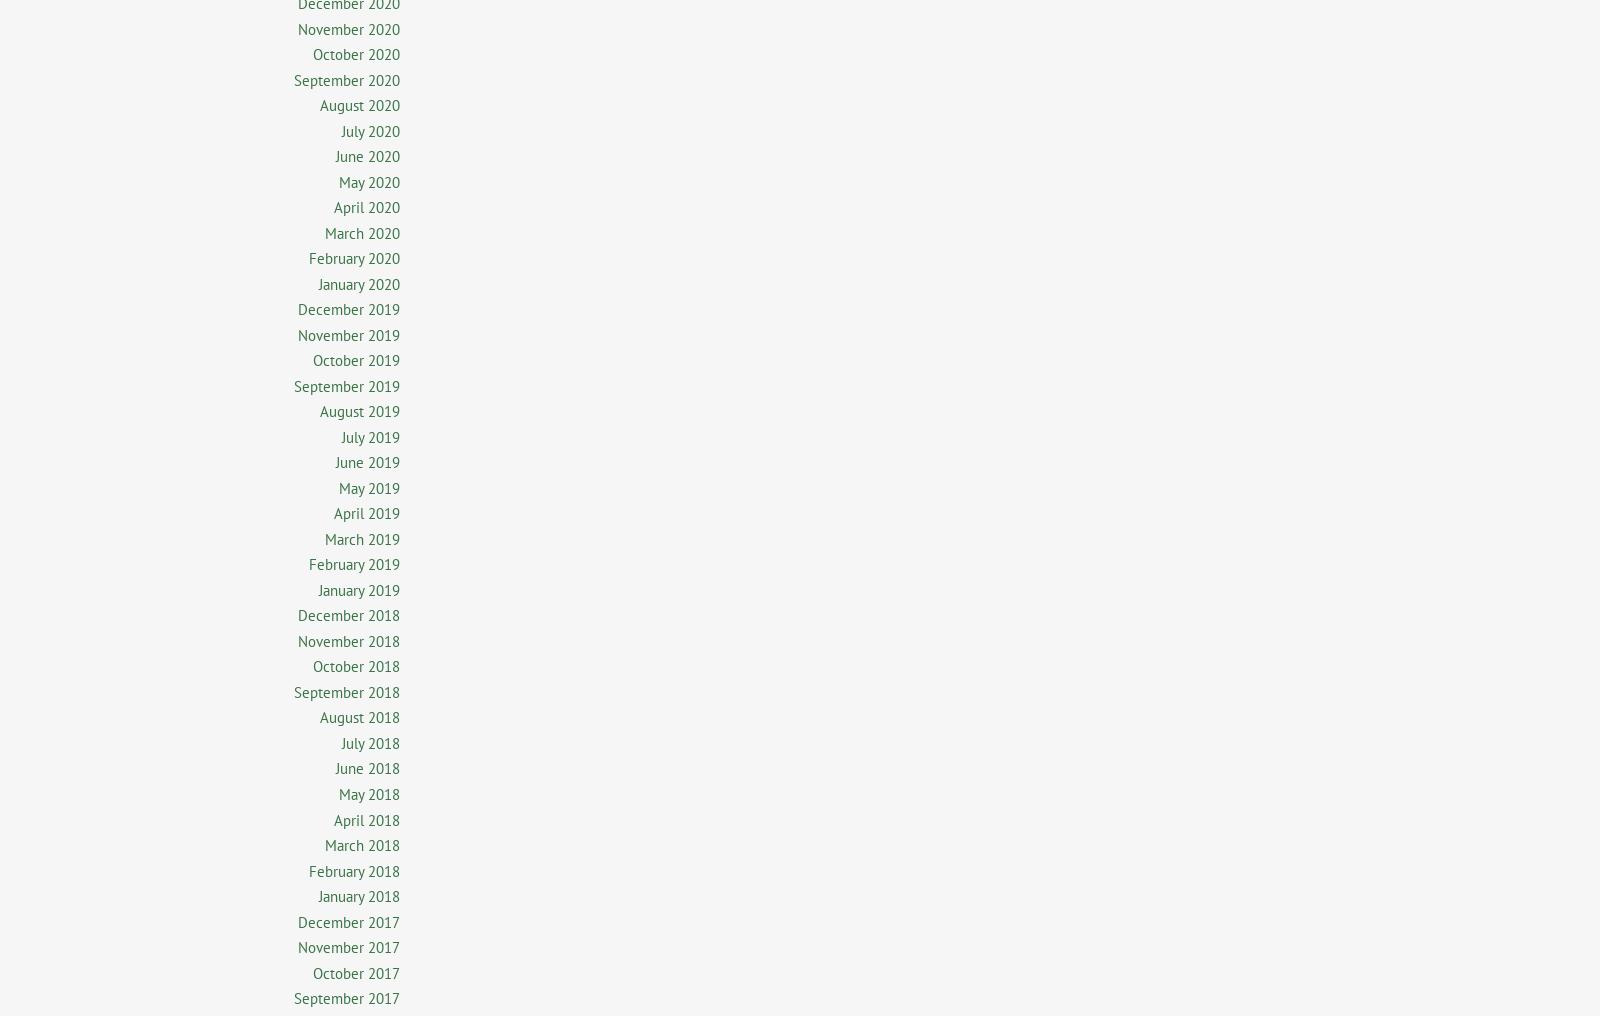 The height and width of the screenshot is (1016, 1600). I want to click on 'December 2017', so click(348, 920).